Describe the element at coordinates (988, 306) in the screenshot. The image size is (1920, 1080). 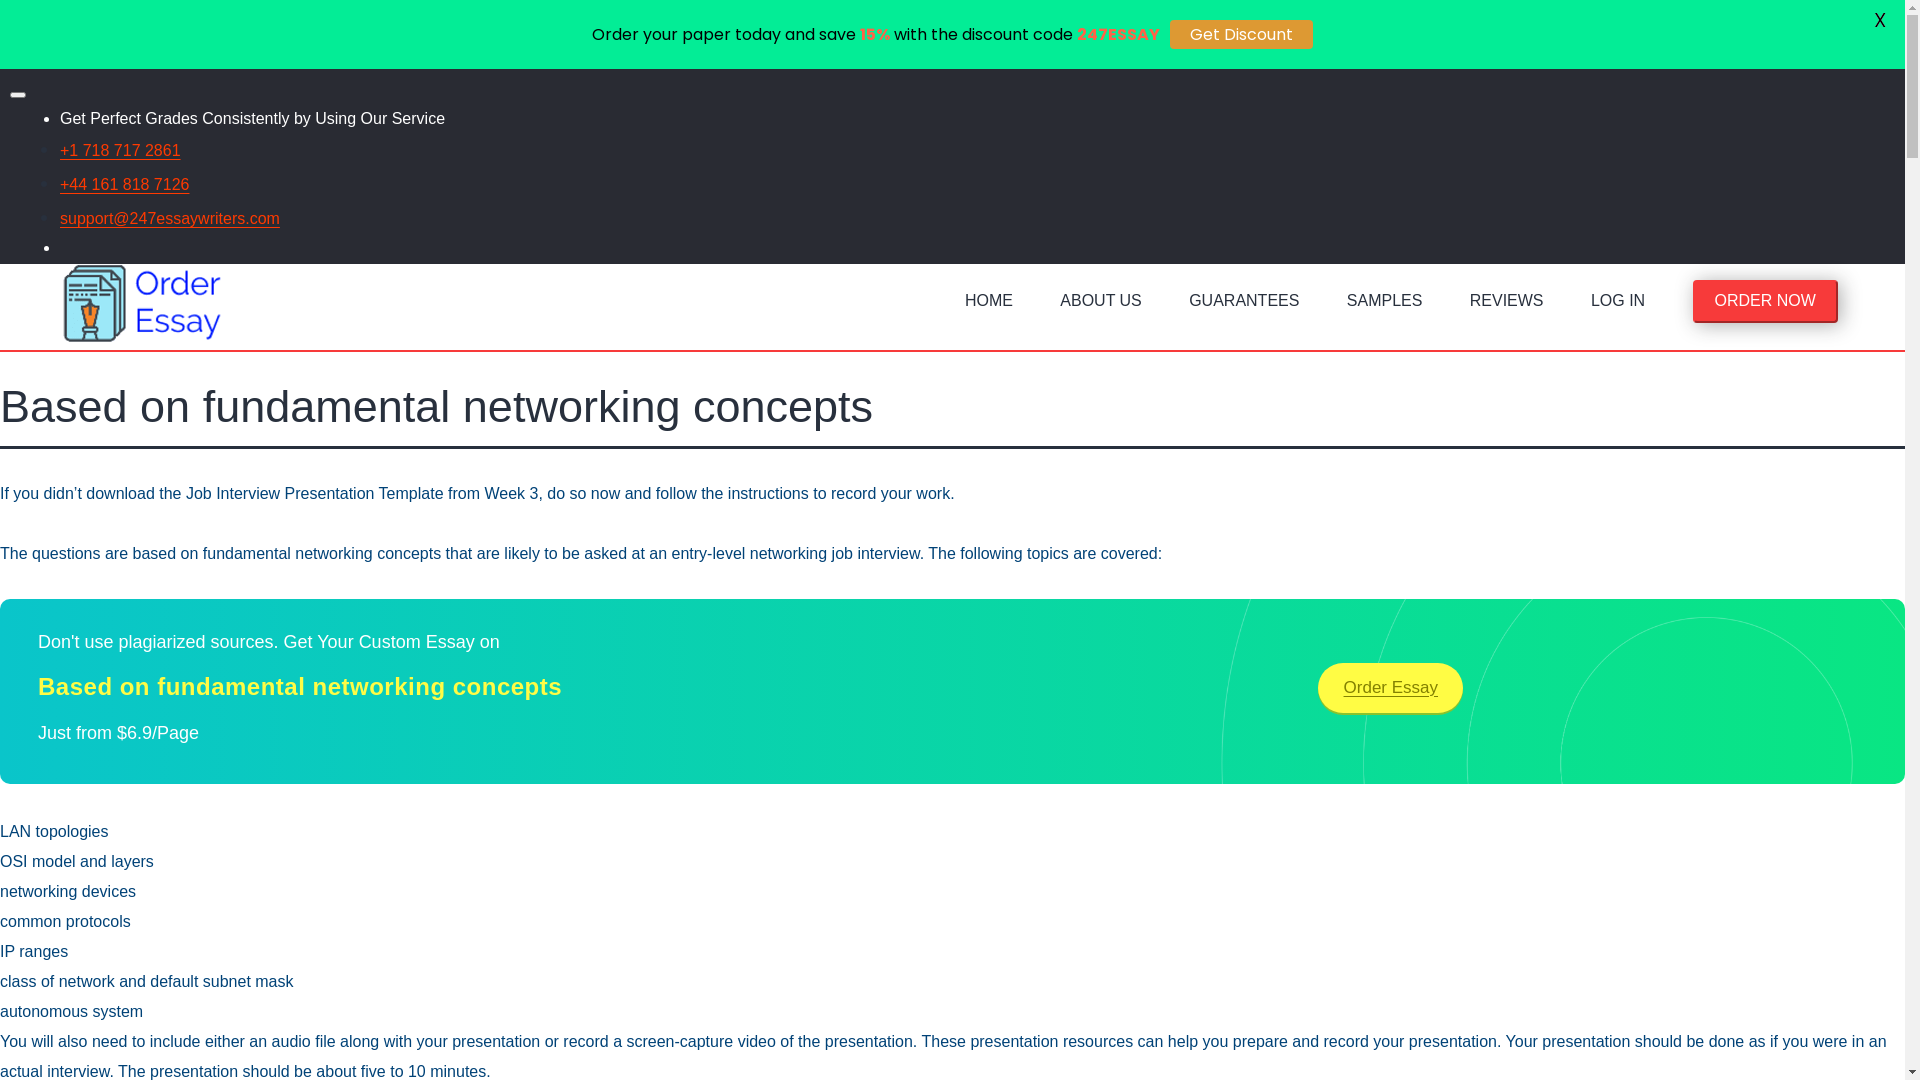
I see `'HOME'` at that location.